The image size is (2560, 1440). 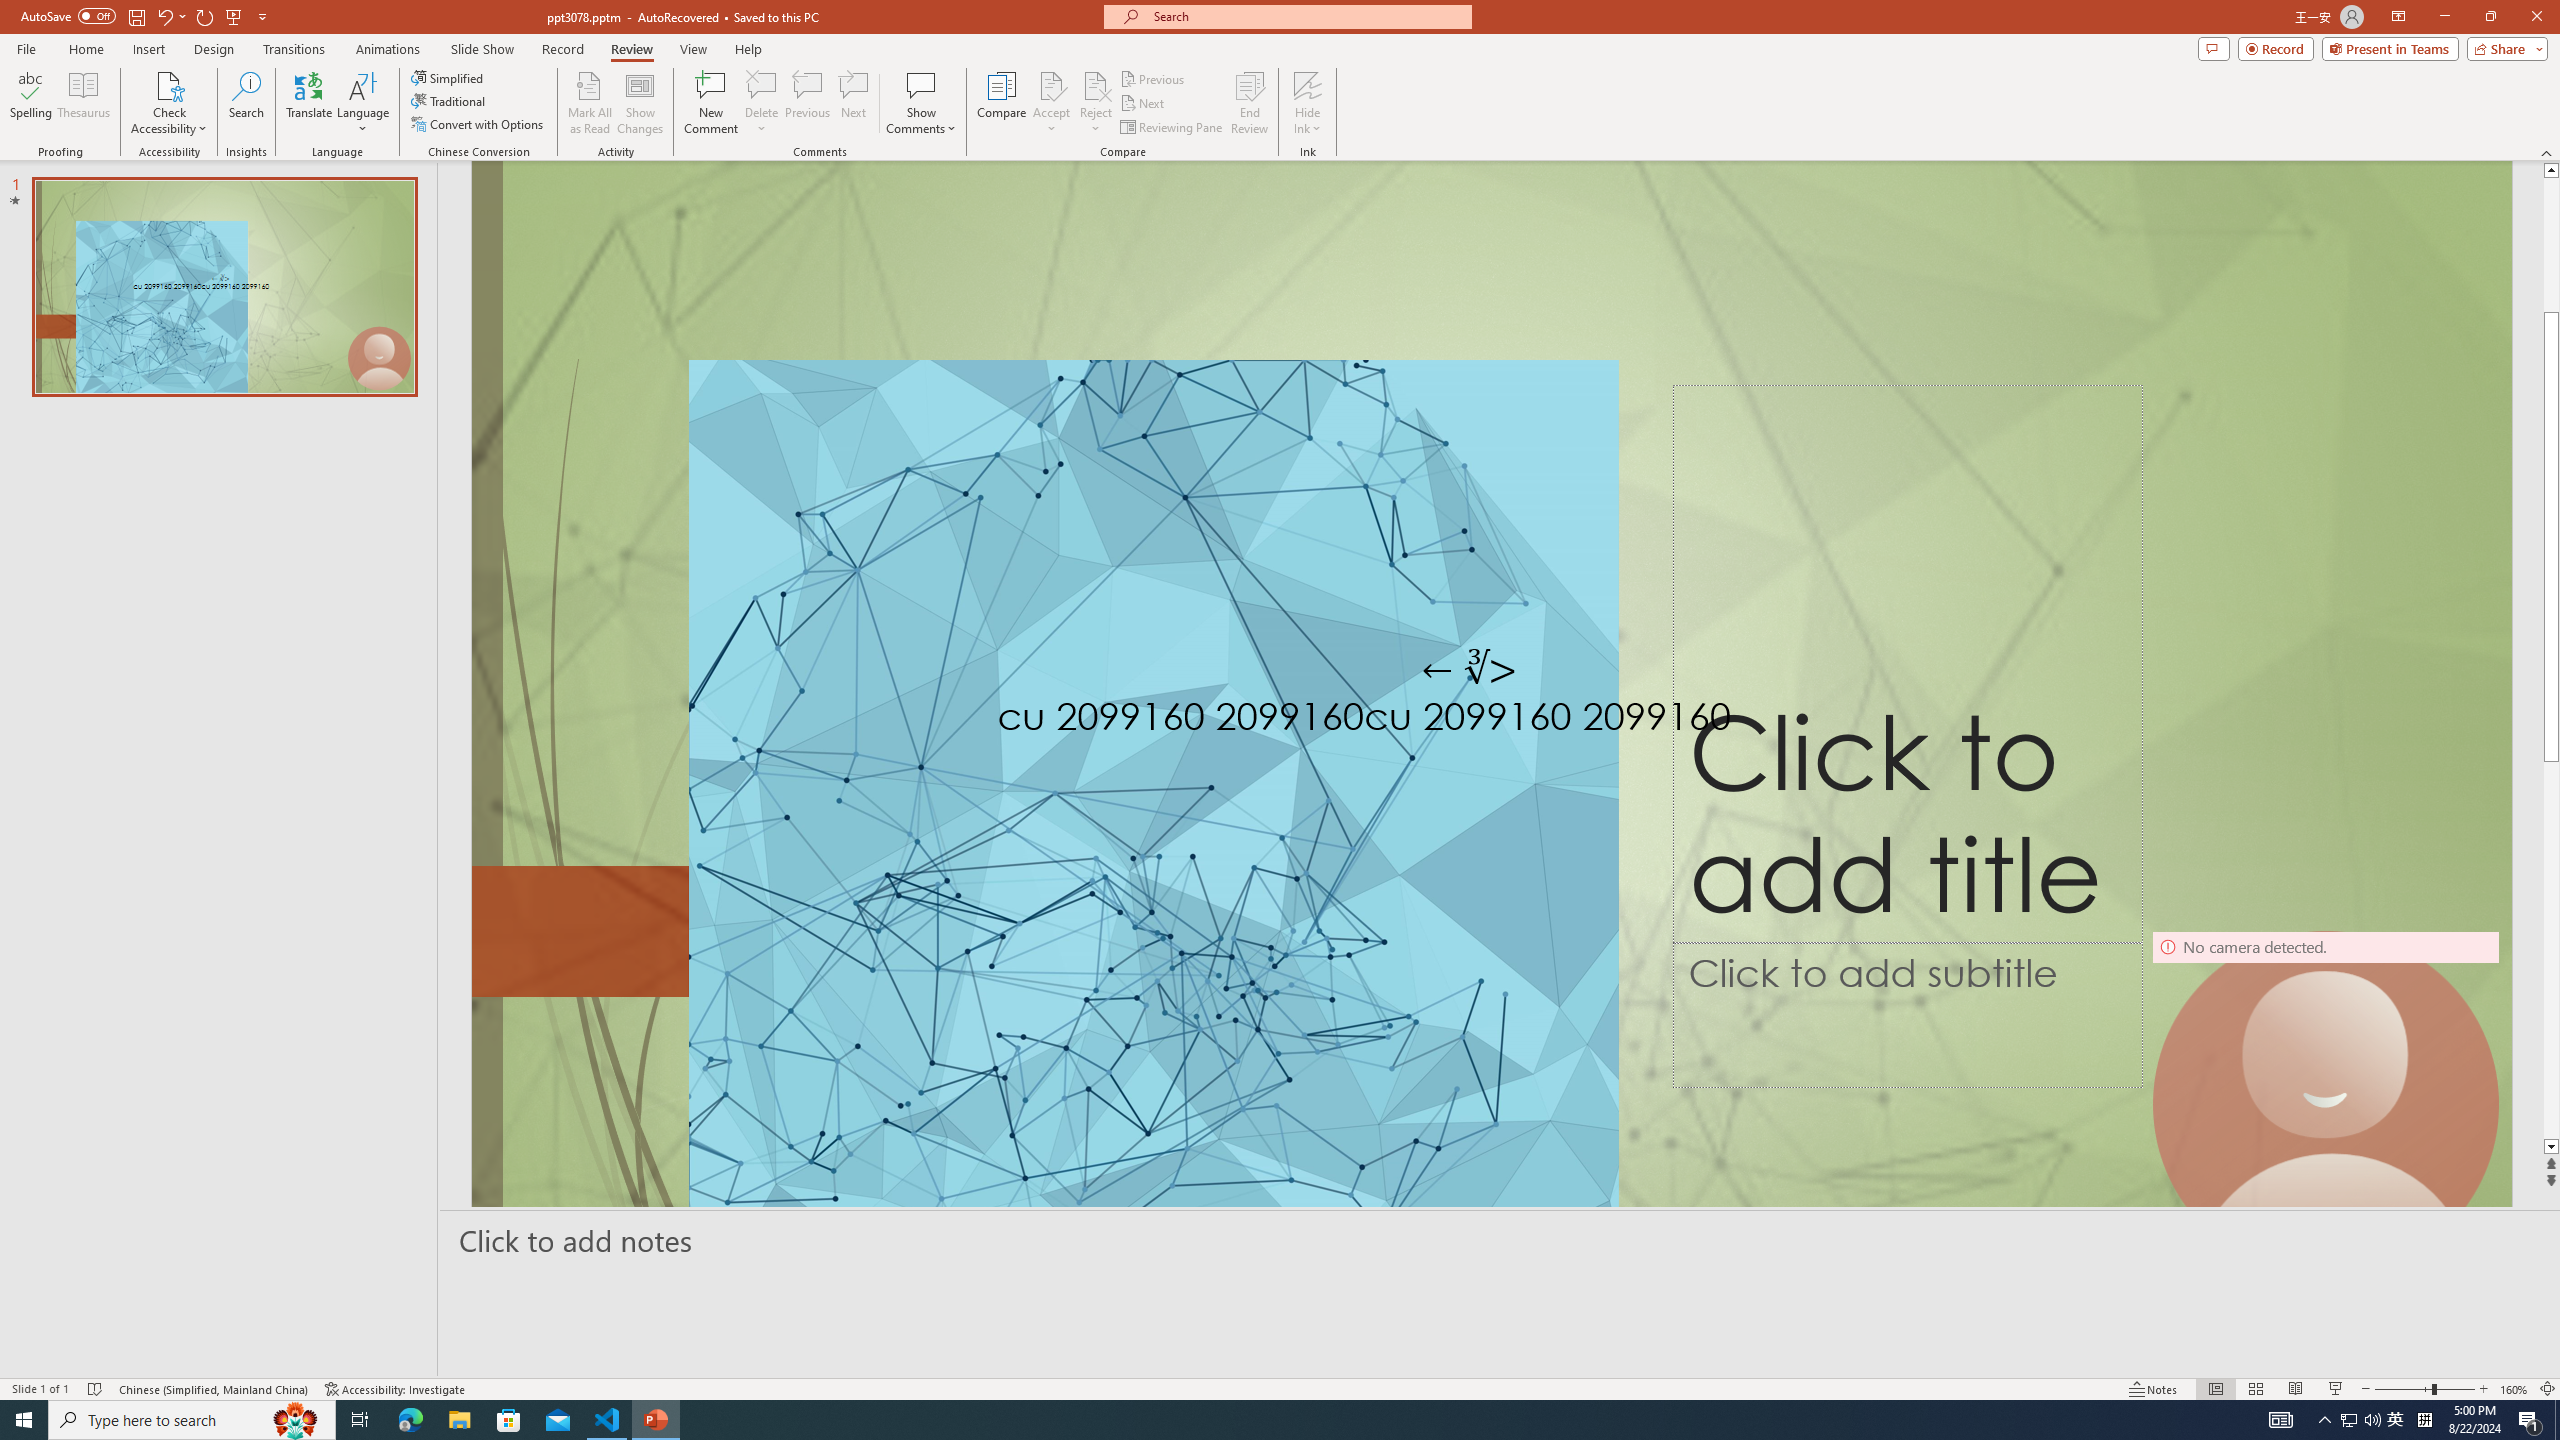 I want to click on 'Comments', so click(x=2213, y=47).